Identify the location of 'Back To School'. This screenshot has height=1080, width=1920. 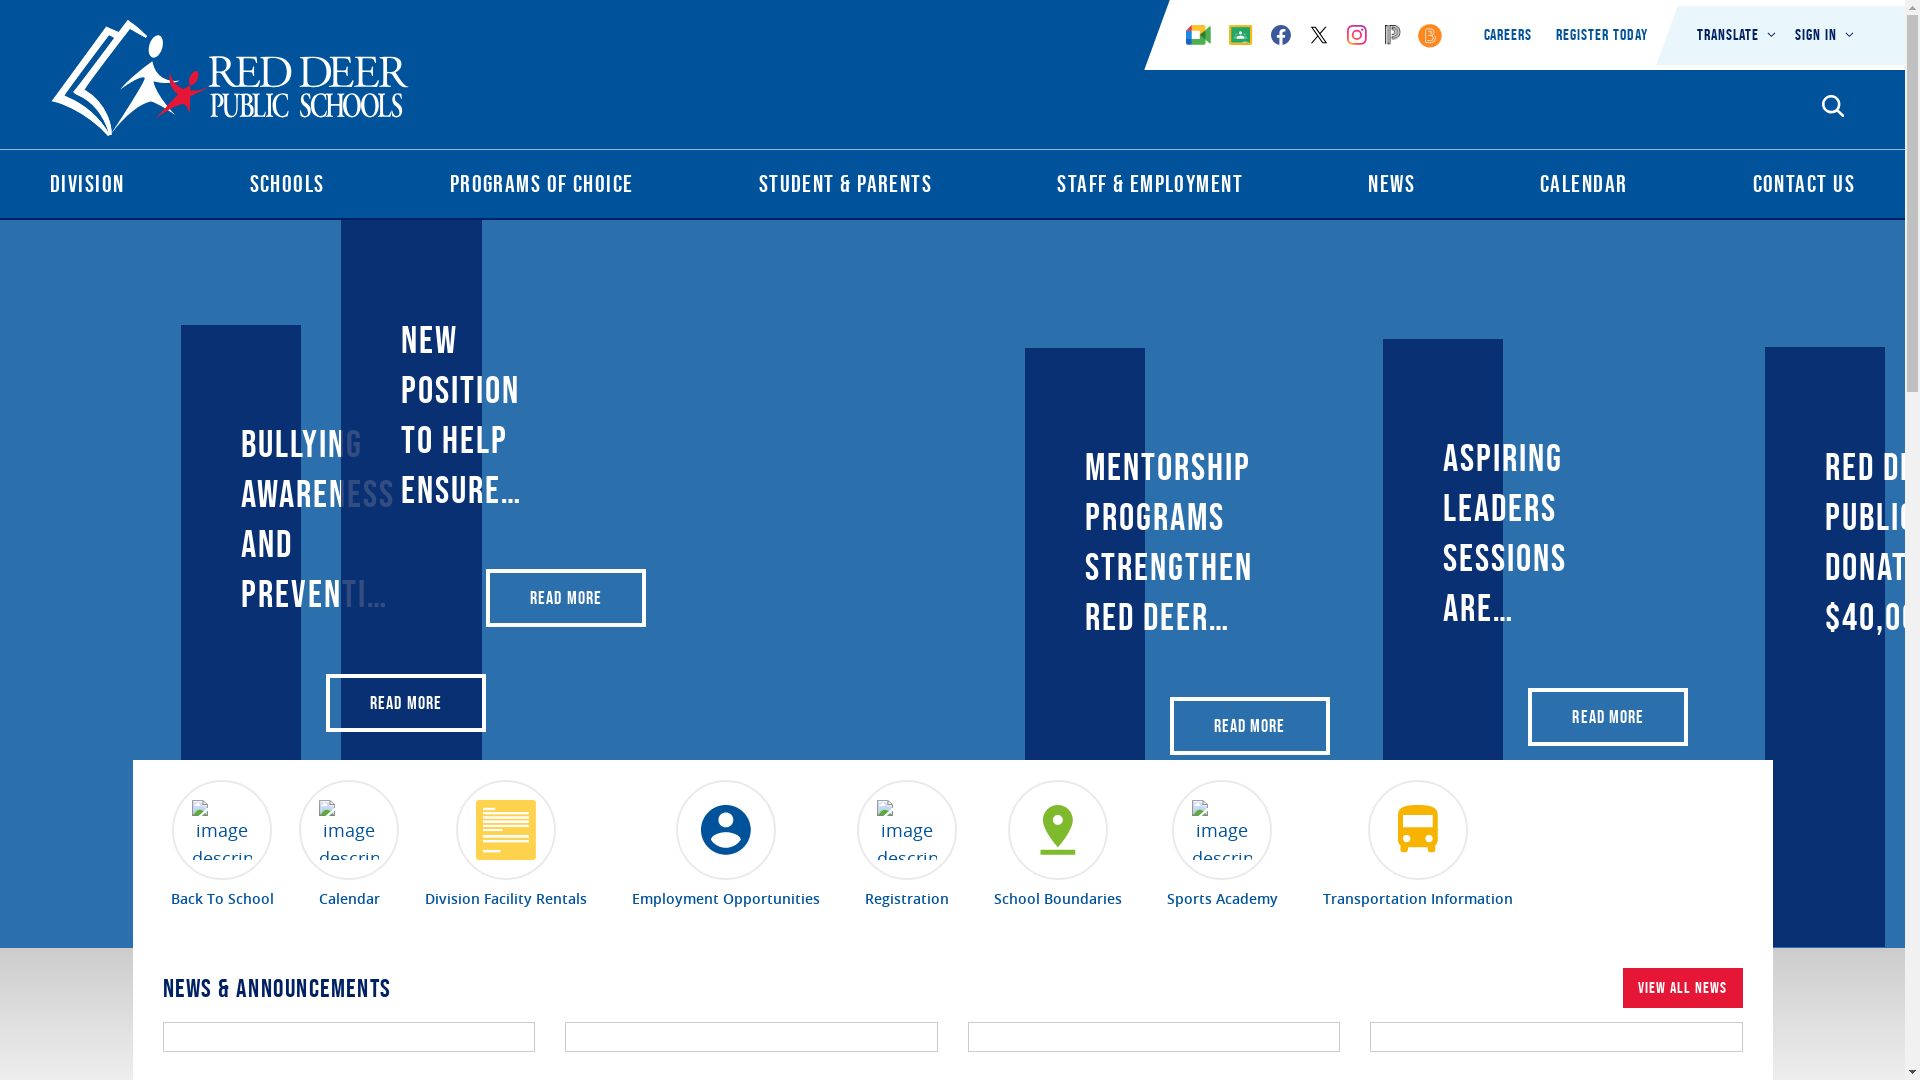
(148, 844).